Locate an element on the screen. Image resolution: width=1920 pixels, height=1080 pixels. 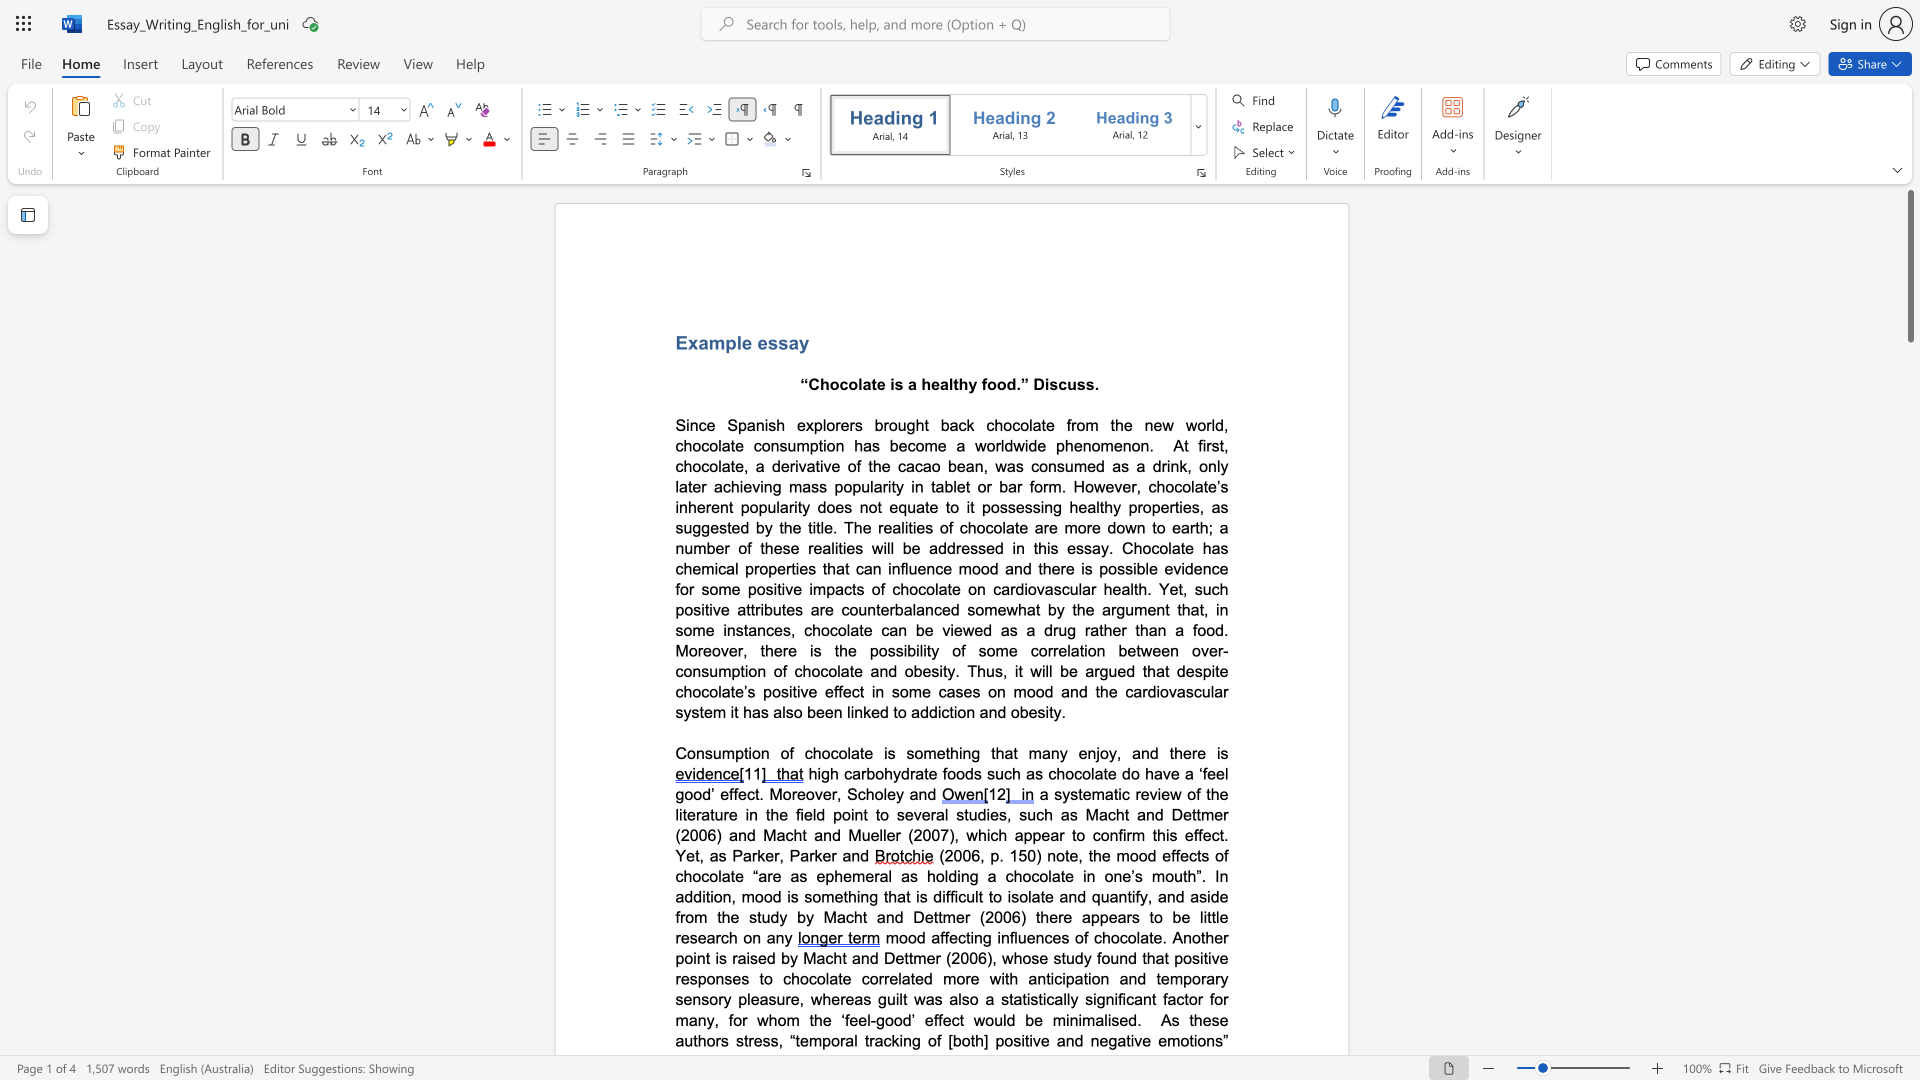
the vertical scrollbar to lower the page content is located at coordinates (1909, 358).